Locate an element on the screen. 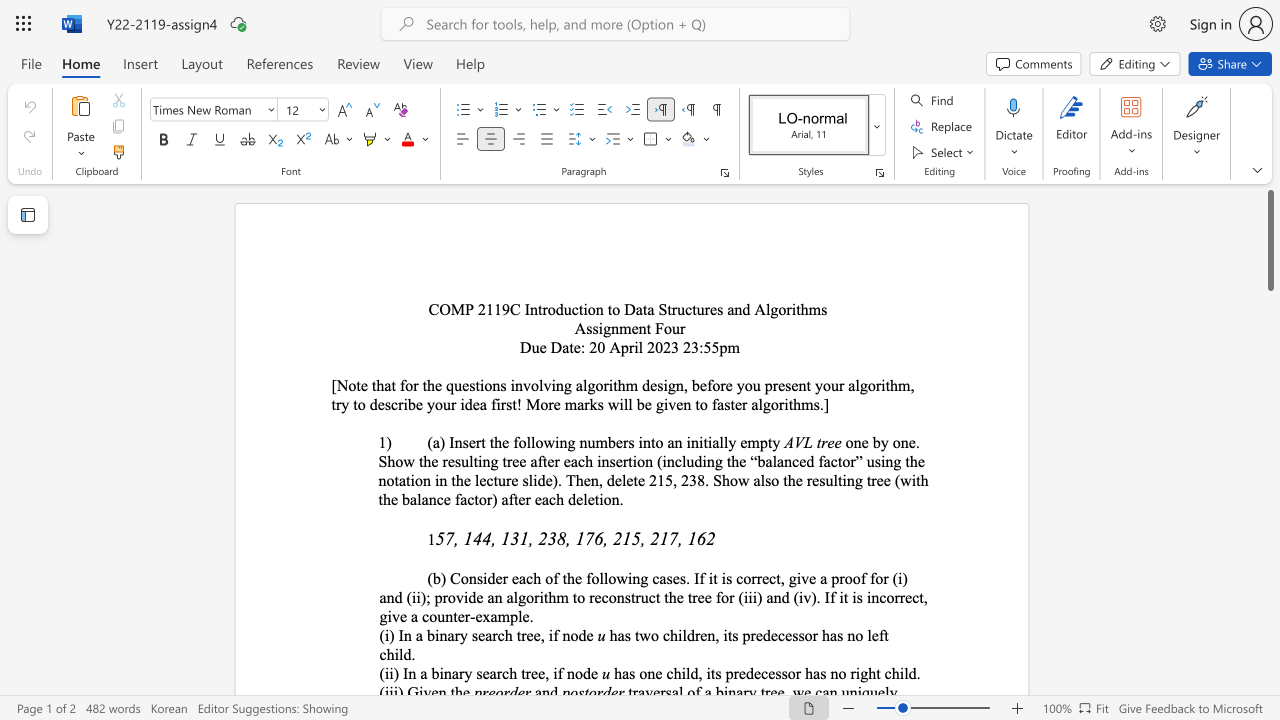  the scrollbar to adjust the page downward is located at coordinates (1269, 460).